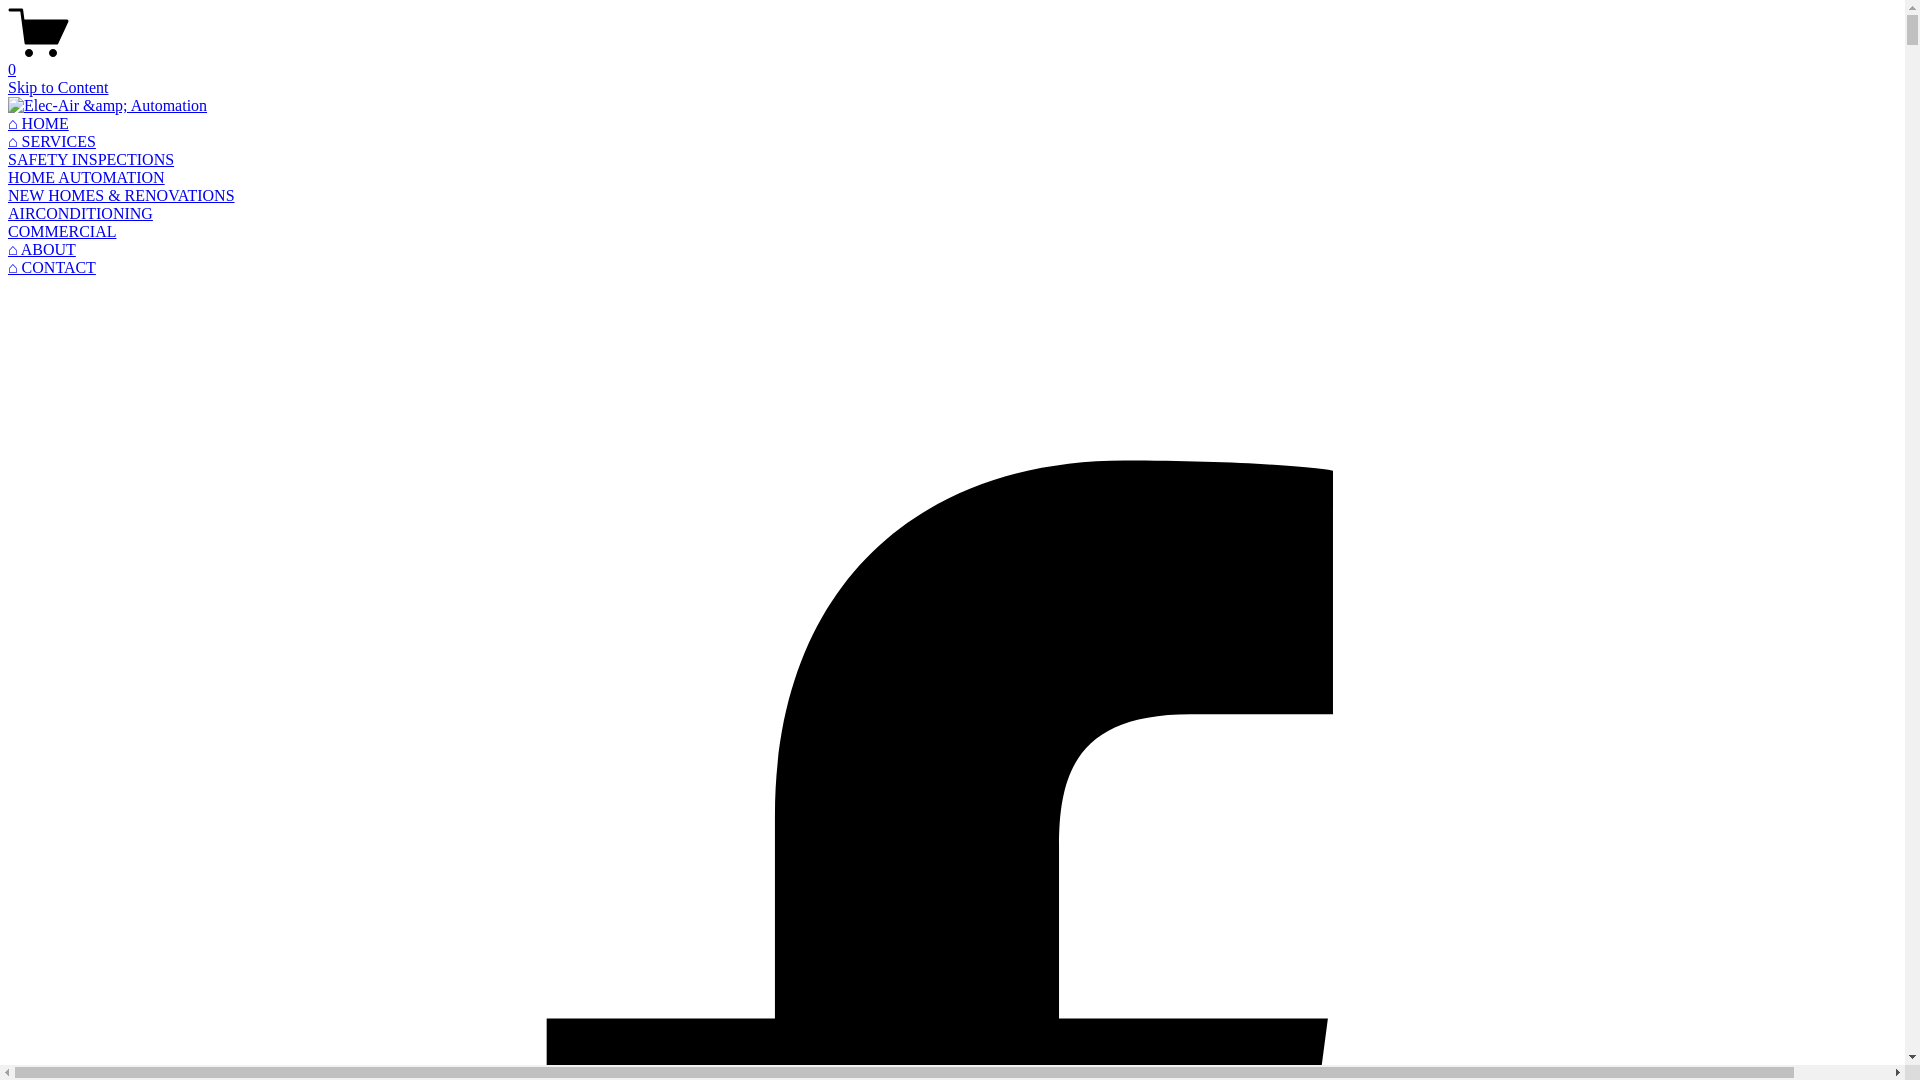 This screenshot has height=1080, width=1920. What do you see at coordinates (57, 86) in the screenshot?
I see `'Skip to Content'` at bounding box center [57, 86].